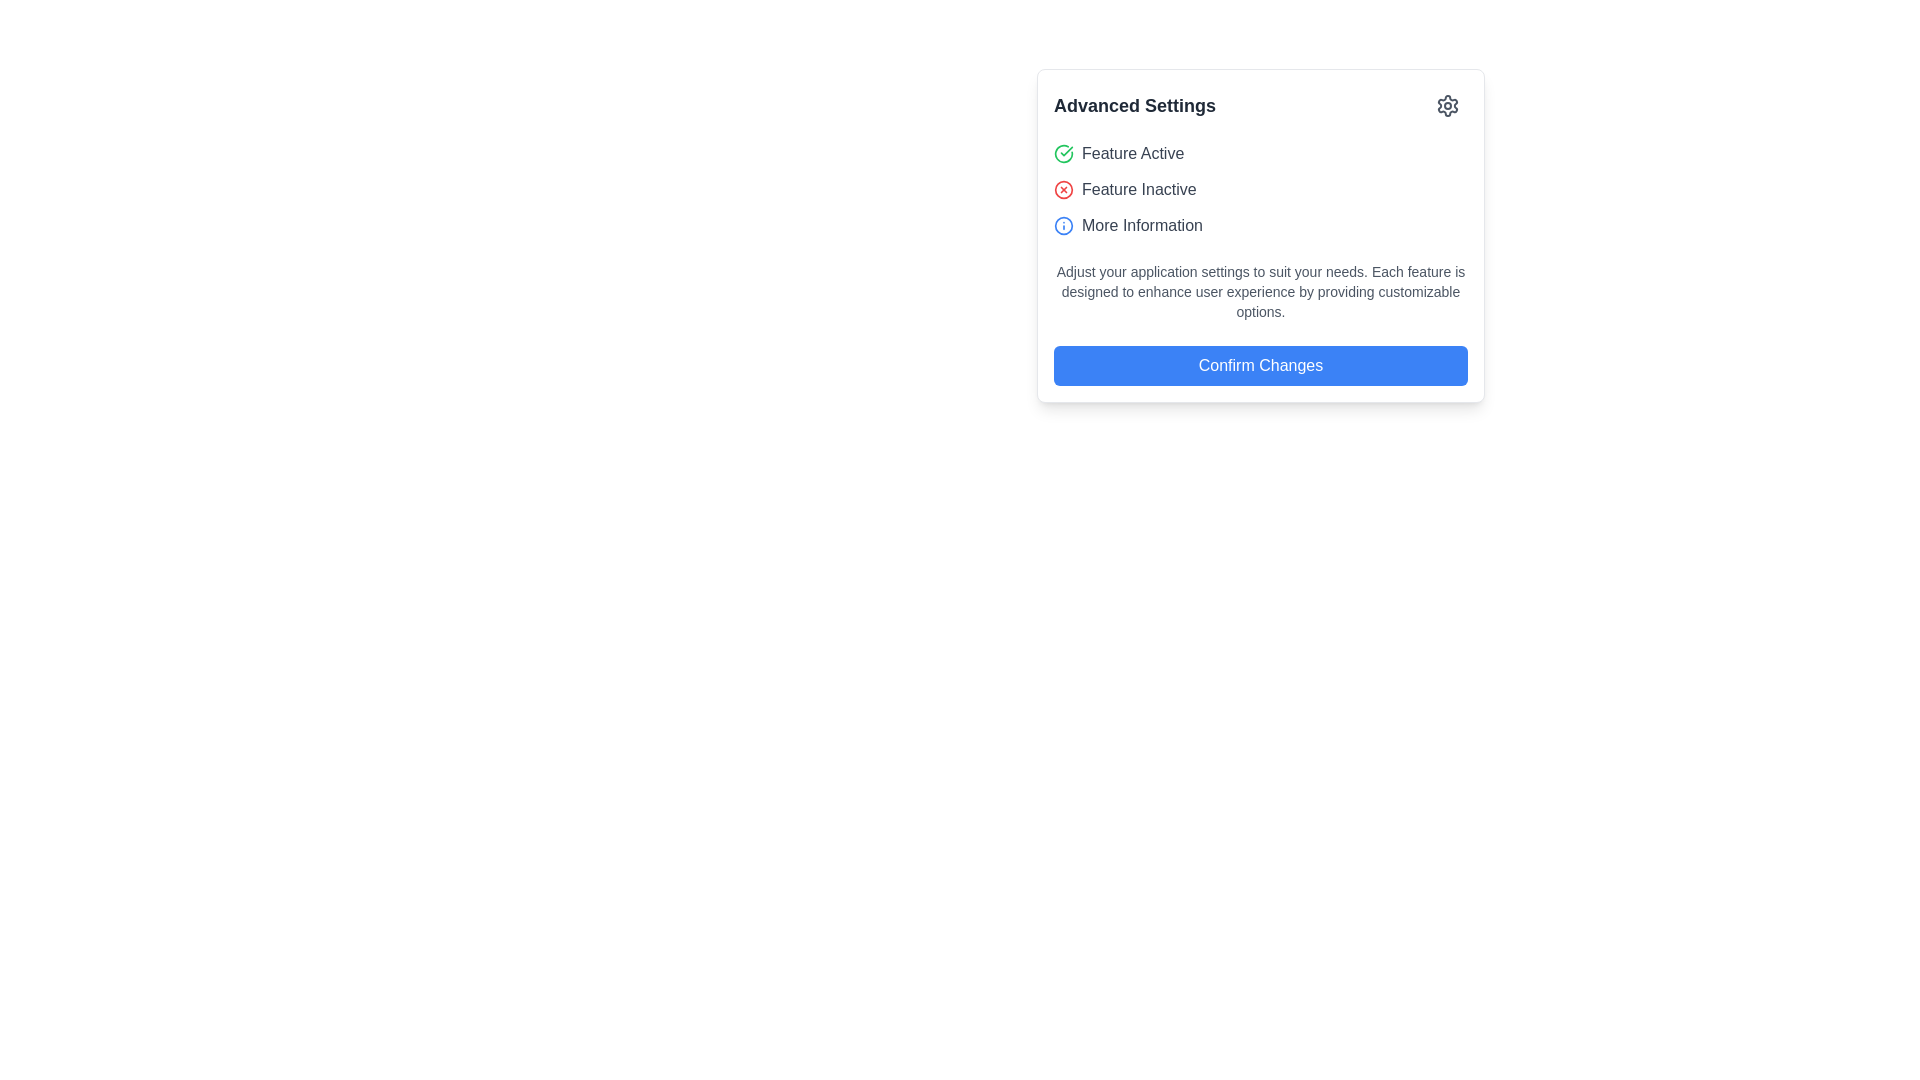  What do you see at coordinates (1260, 225) in the screenshot?
I see `the third item in the vertical list of options titled 'Advanced Settings'` at bounding box center [1260, 225].